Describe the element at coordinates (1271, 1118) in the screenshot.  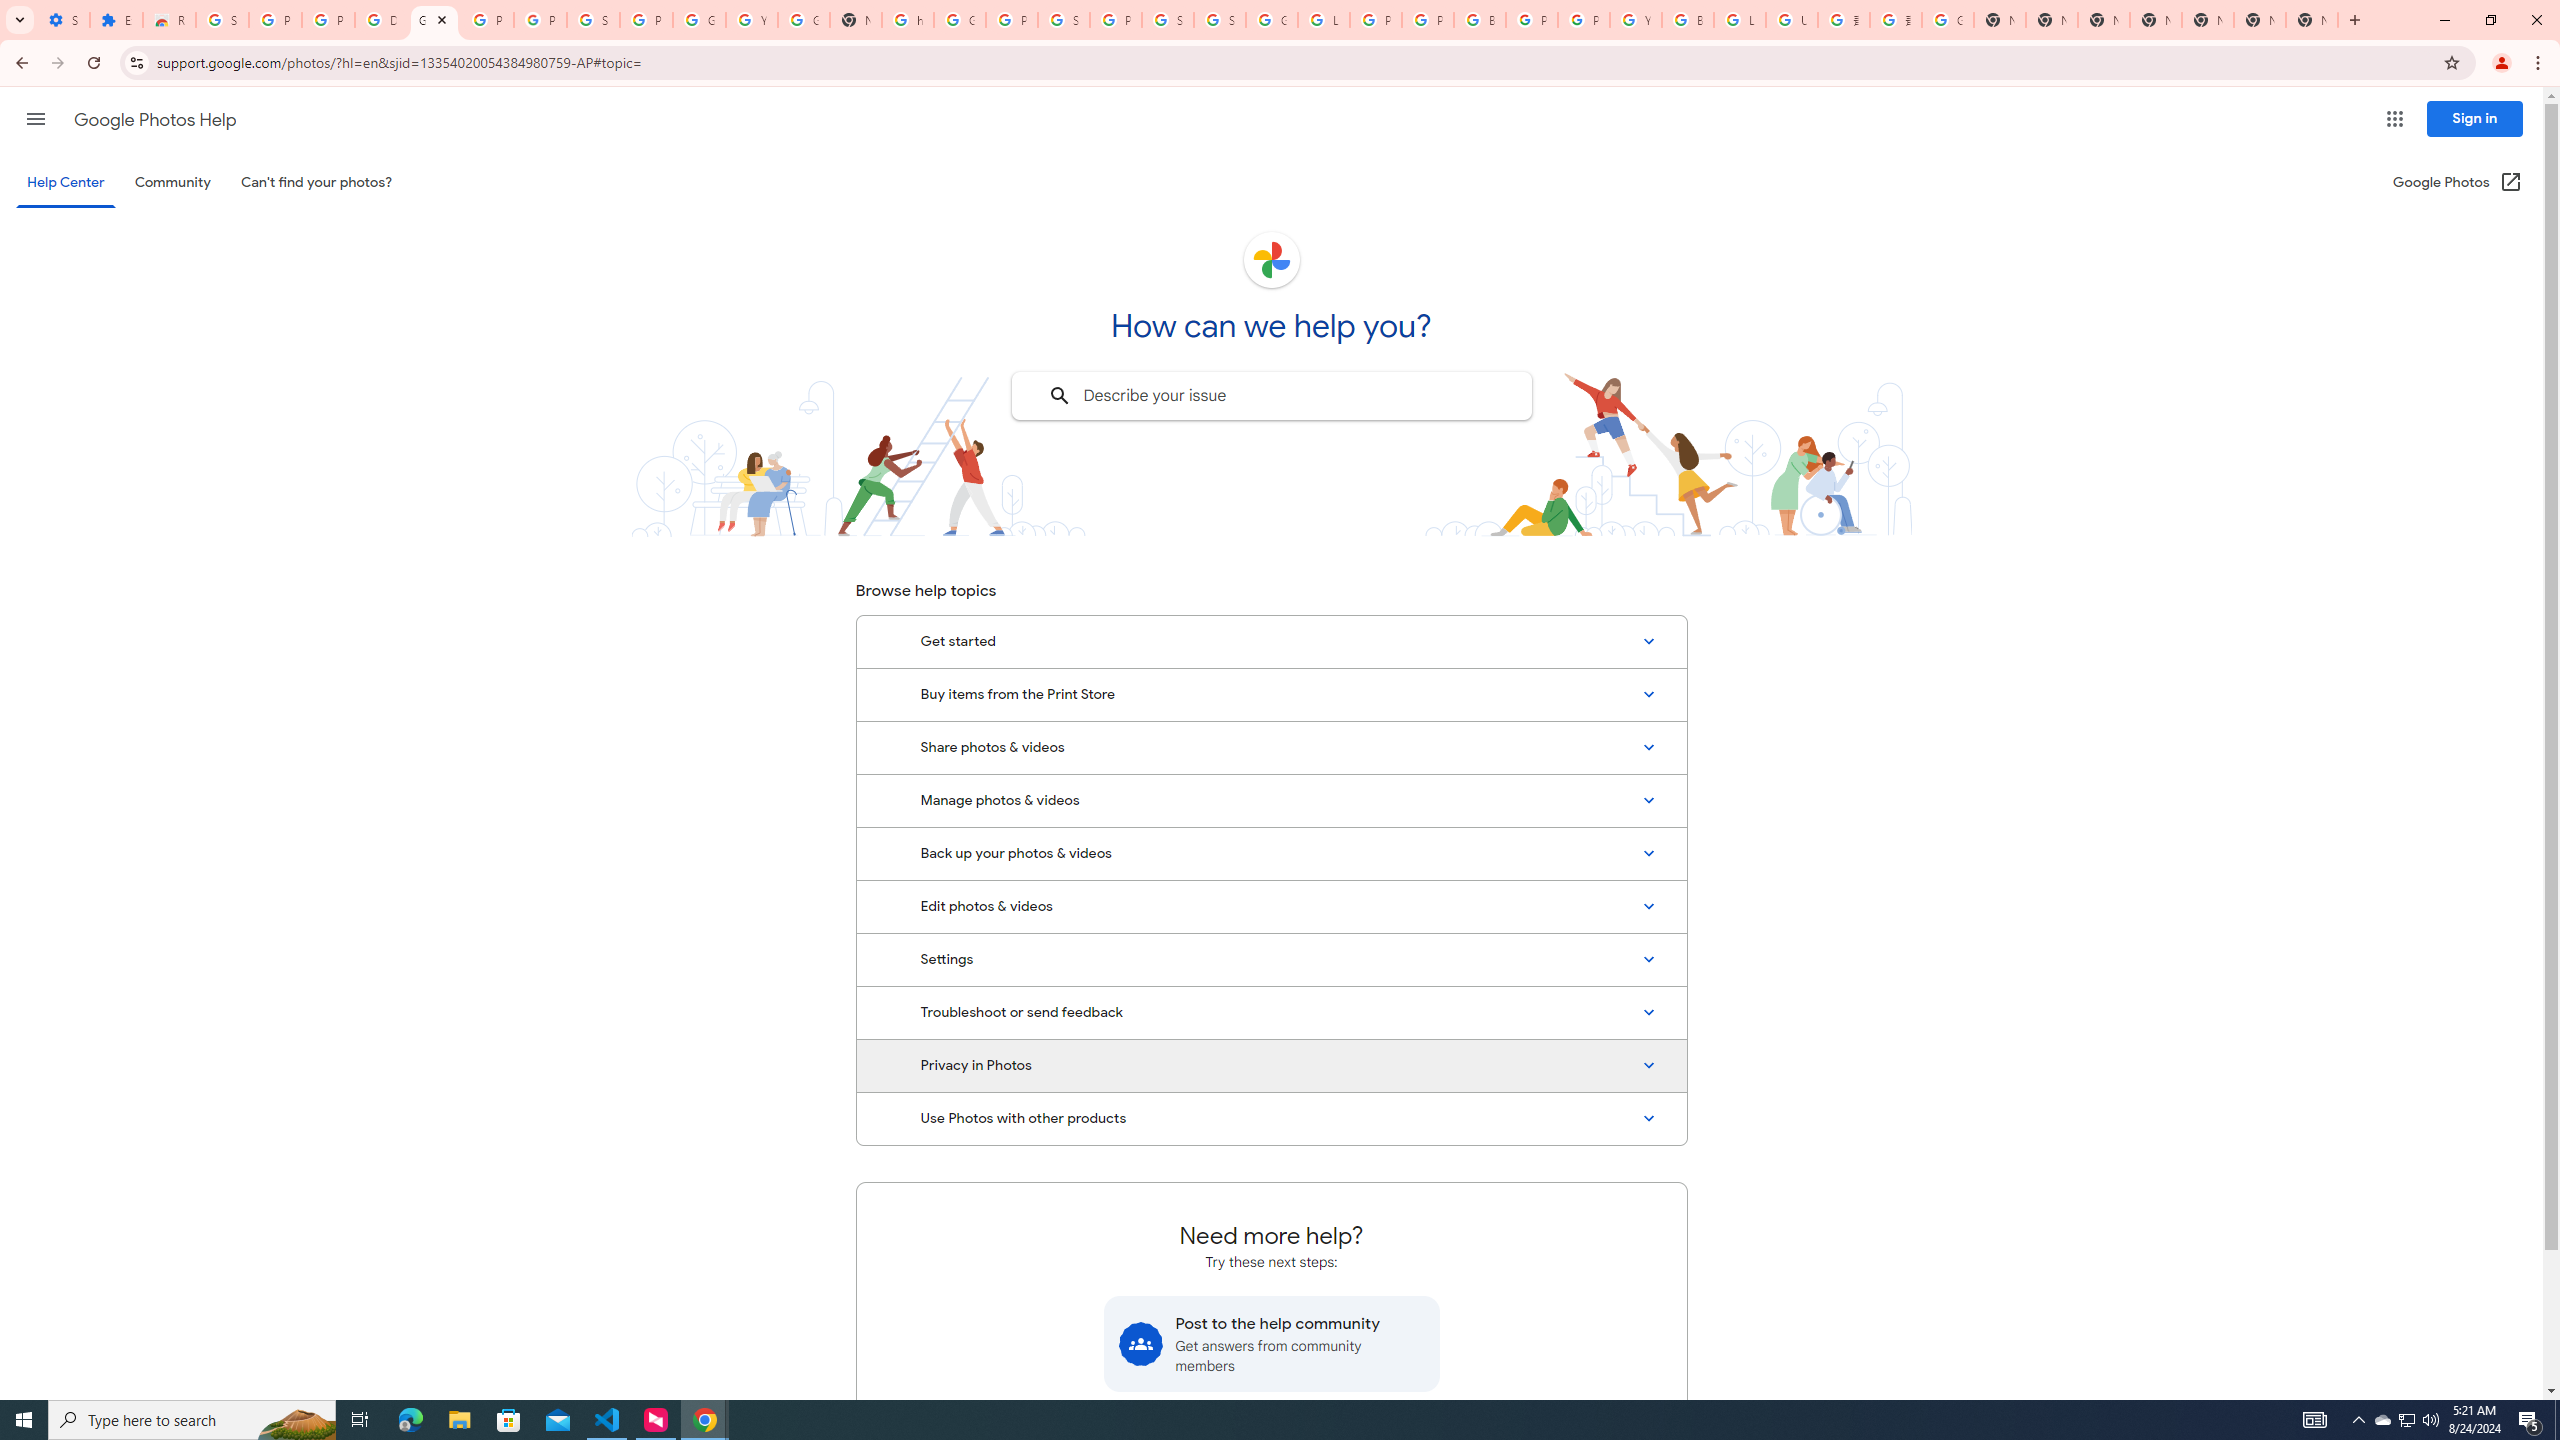
I see `'Use Photos with other products'` at that location.